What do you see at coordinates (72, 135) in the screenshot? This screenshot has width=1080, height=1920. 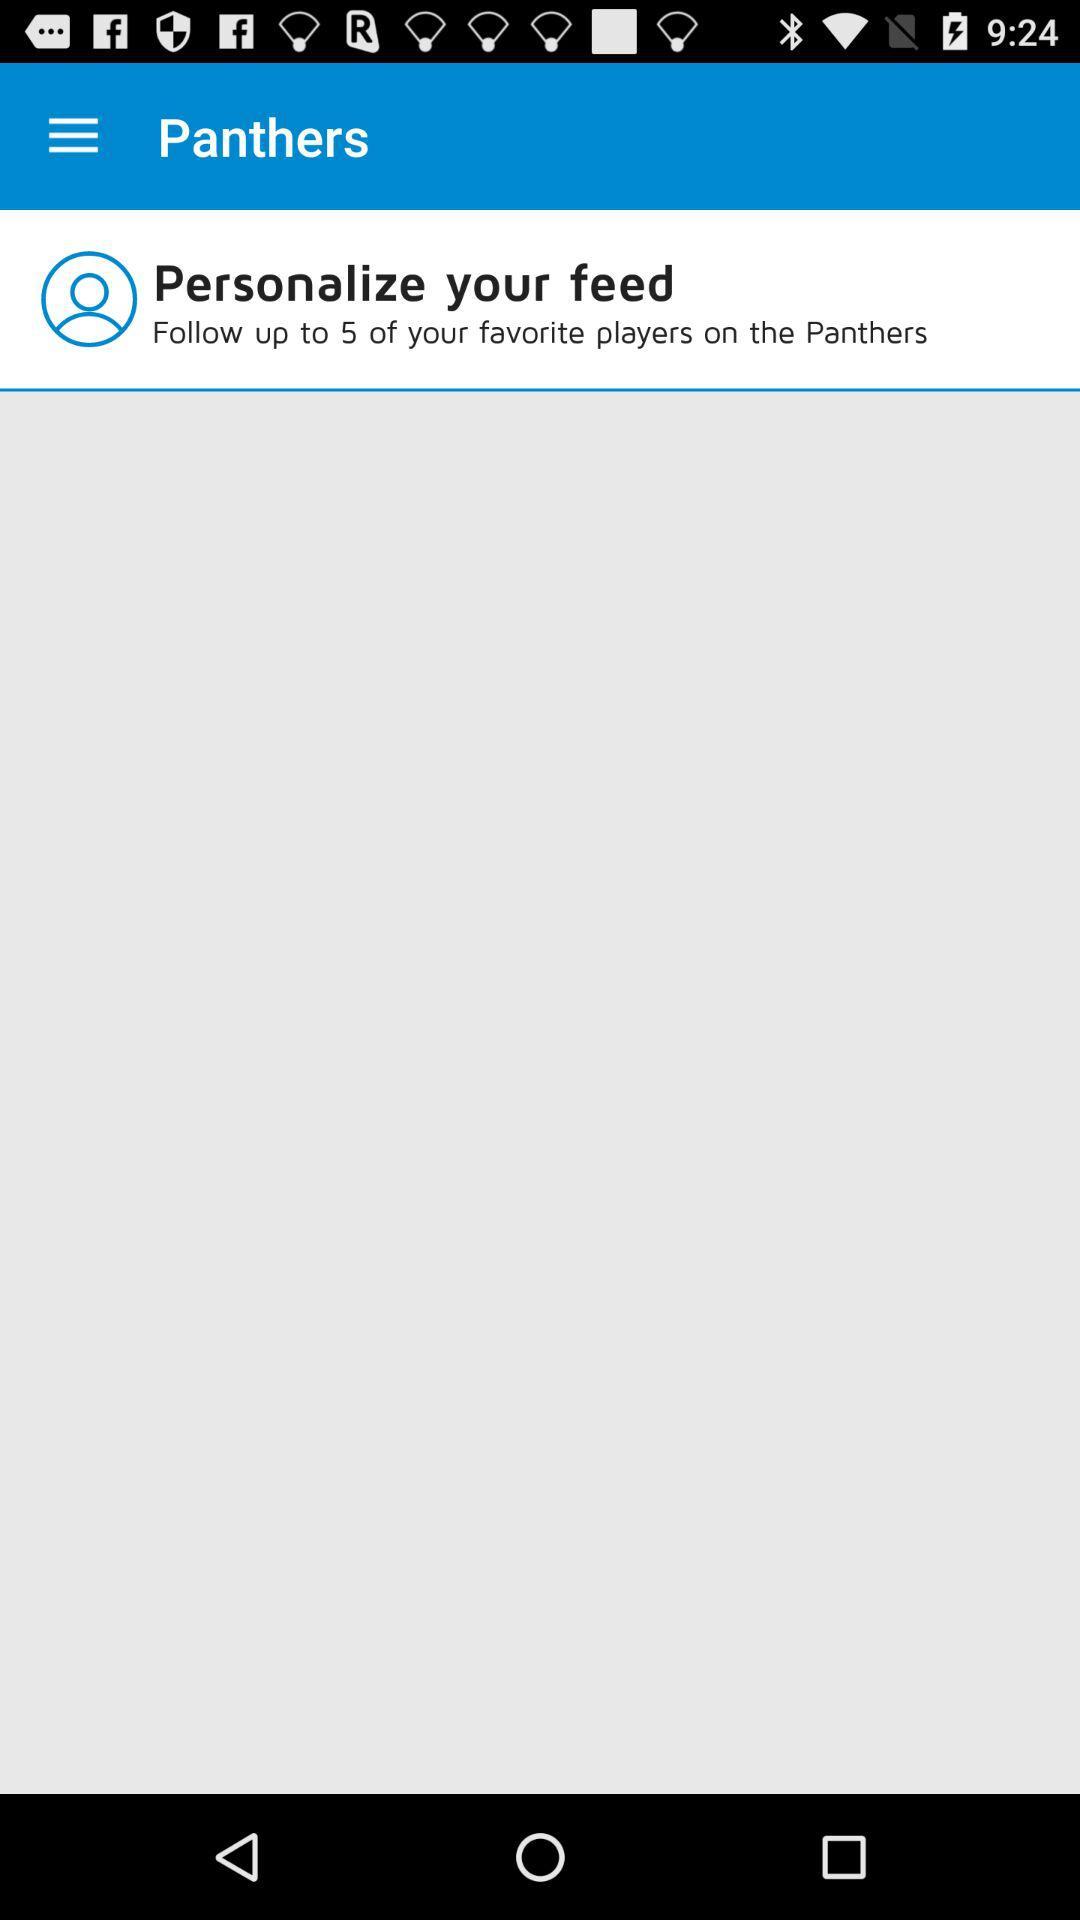 I see `item next to panthers icon` at bounding box center [72, 135].